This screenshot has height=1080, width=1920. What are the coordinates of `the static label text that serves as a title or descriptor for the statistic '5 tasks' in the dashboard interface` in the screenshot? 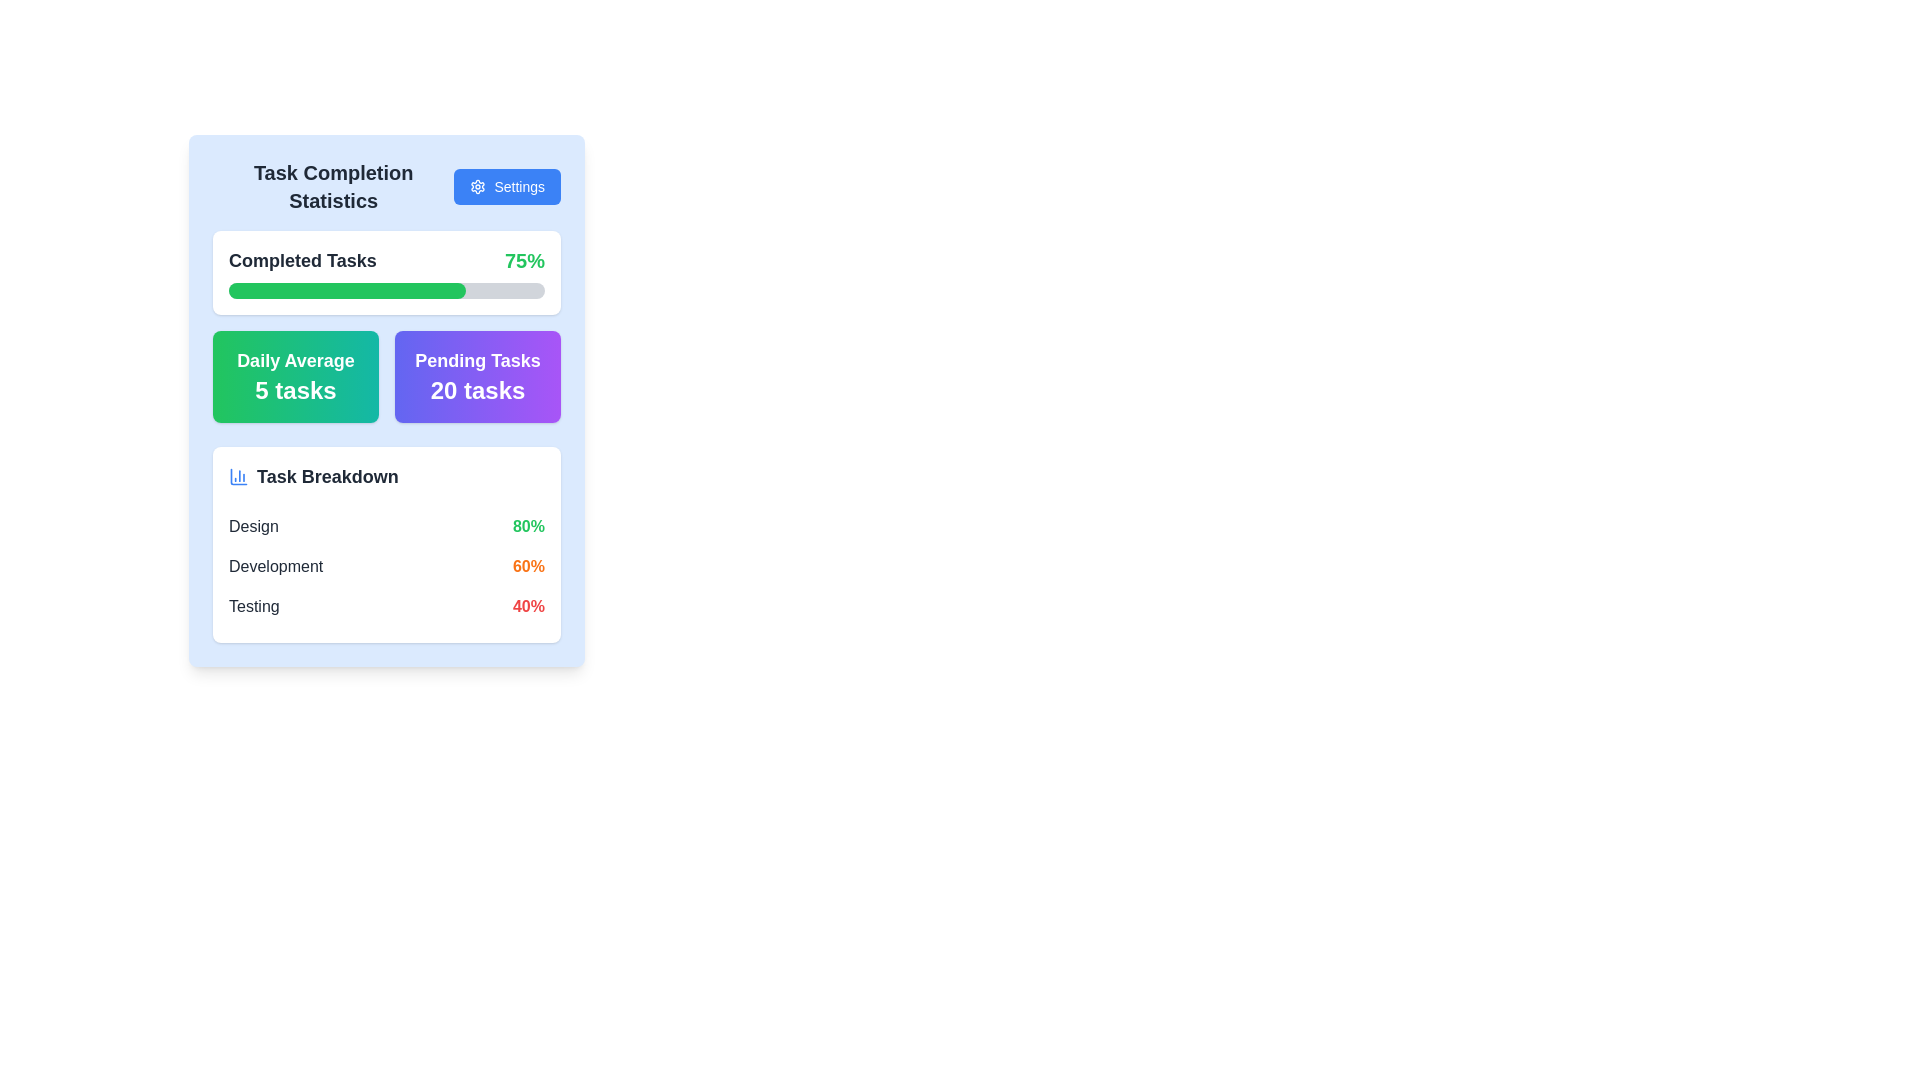 It's located at (295, 361).